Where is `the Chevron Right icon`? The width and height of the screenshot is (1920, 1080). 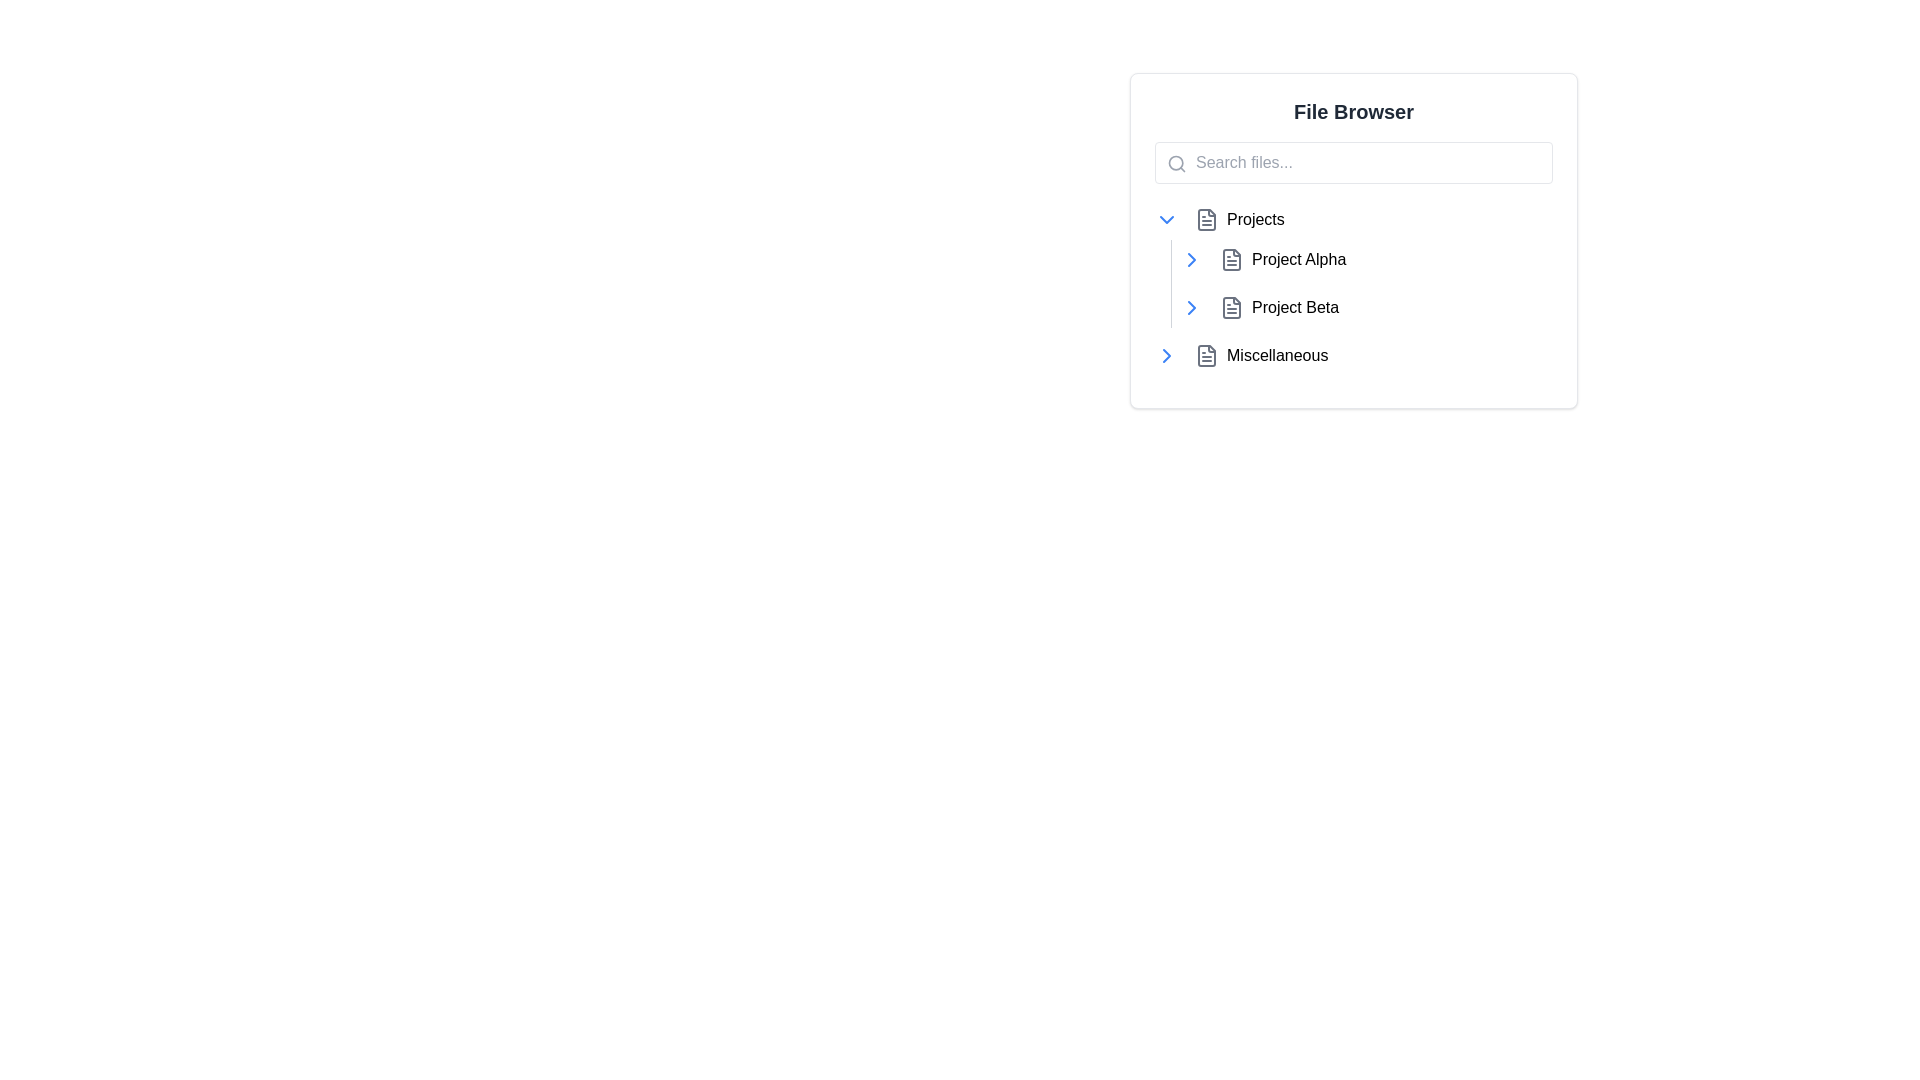 the Chevron Right icon is located at coordinates (1191, 308).